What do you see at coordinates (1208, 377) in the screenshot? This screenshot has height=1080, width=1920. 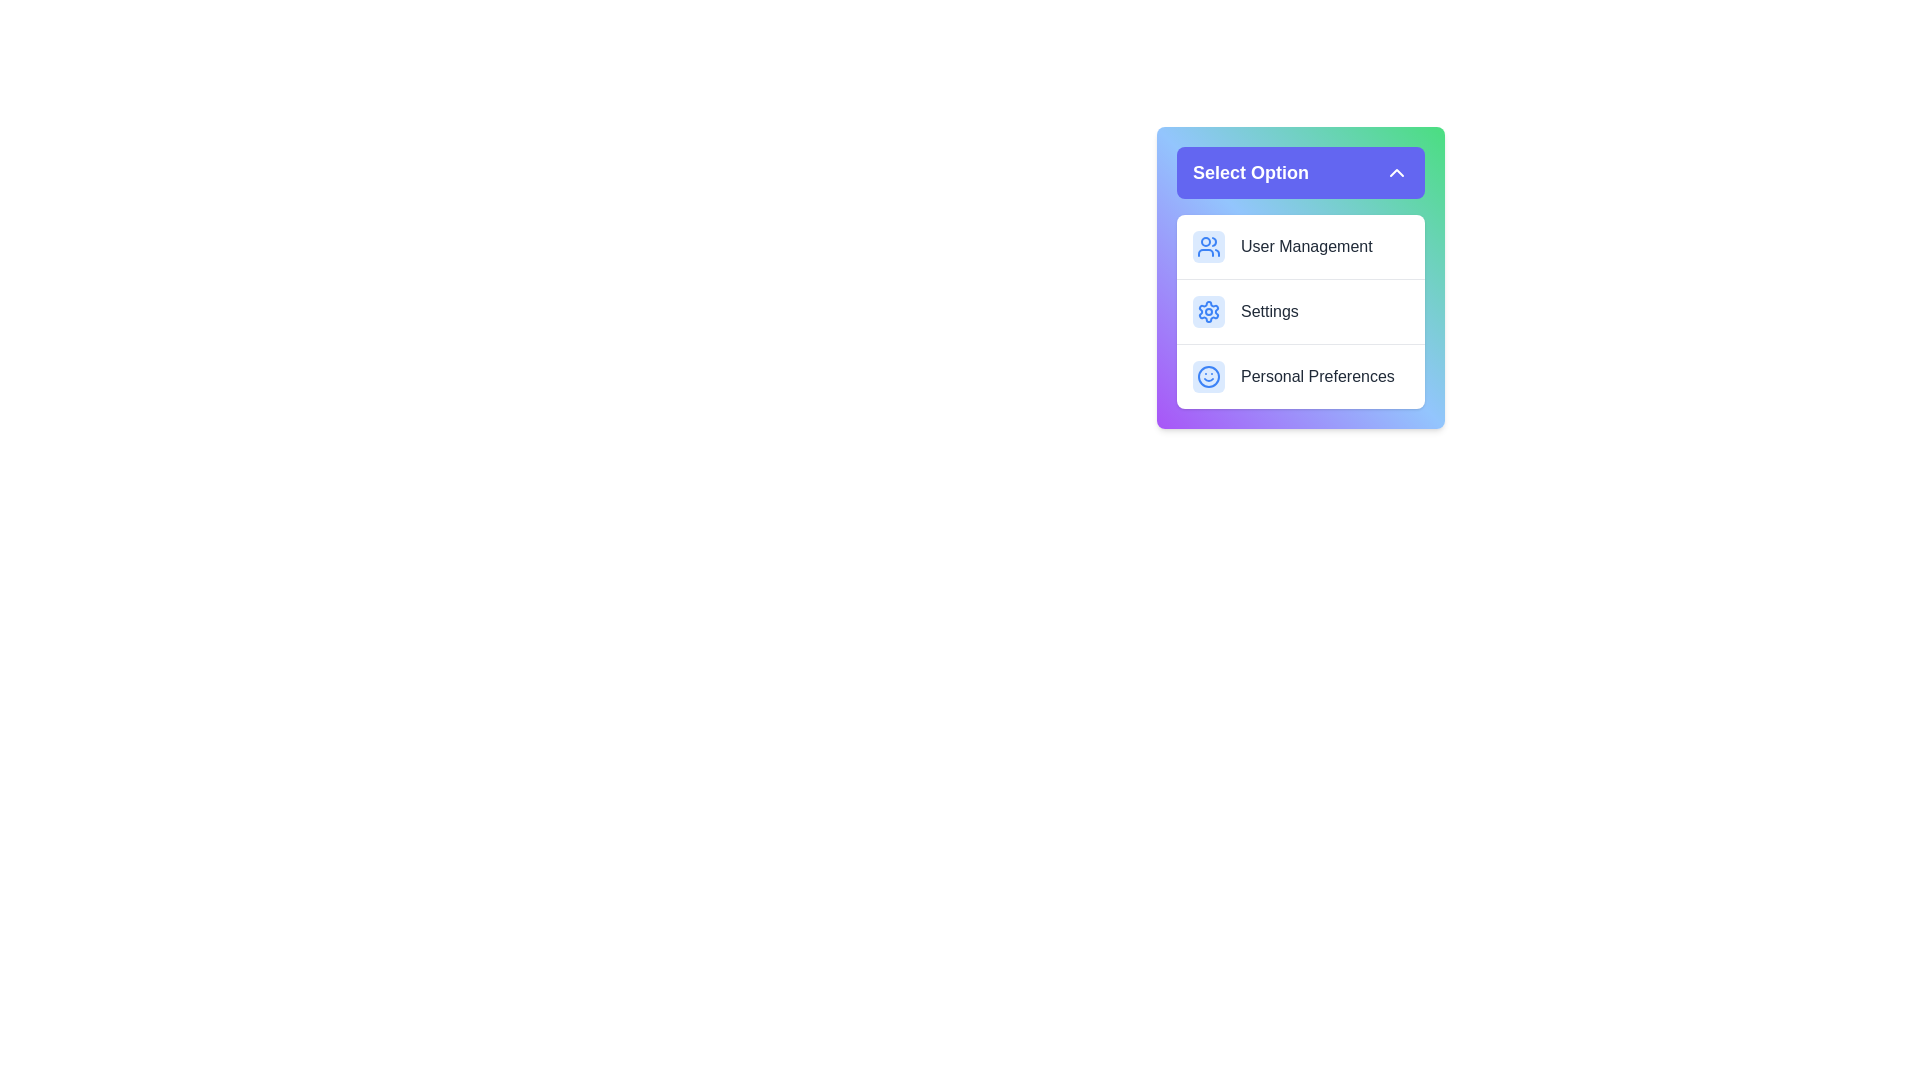 I see `the circular element that is part of the smiley face icon located within the 'Personal Preferences' dropdown menu` at bounding box center [1208, 377].